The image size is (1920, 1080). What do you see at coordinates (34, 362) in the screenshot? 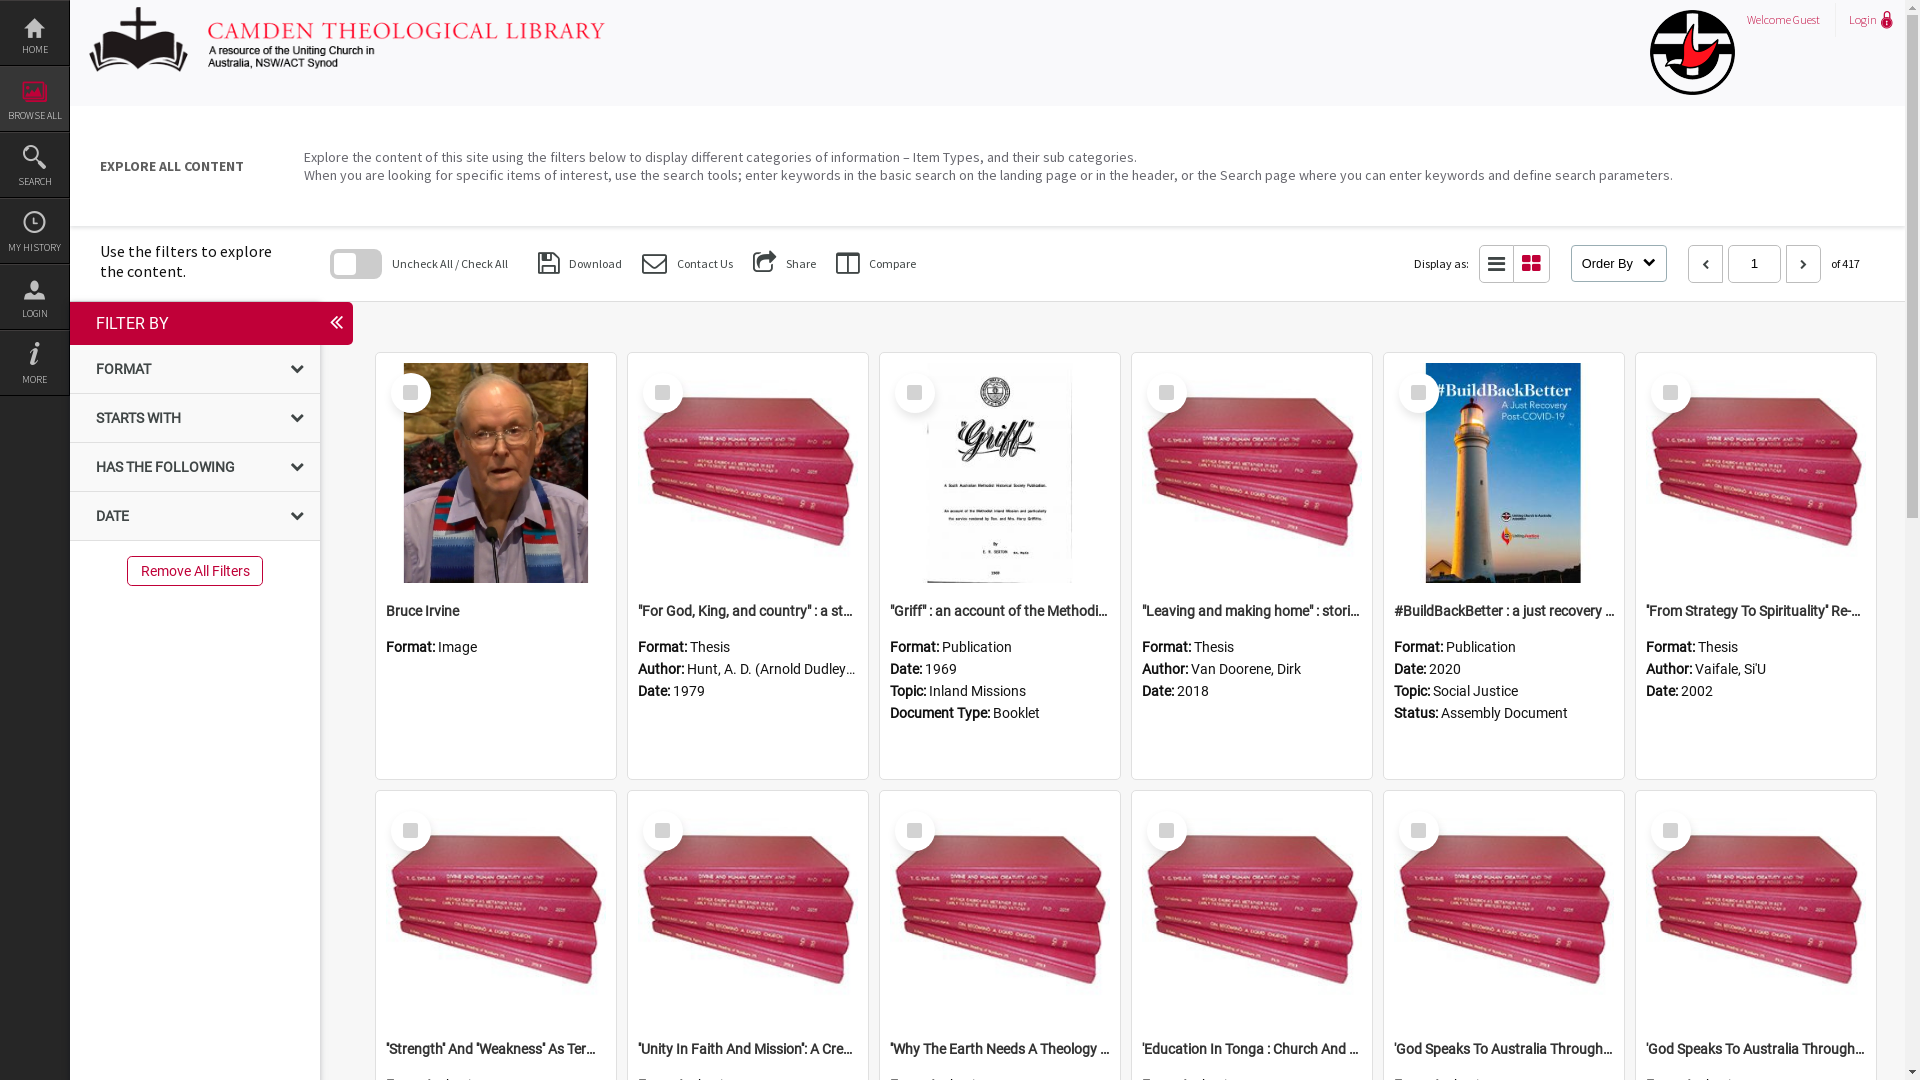
I see `'MORE'` at bounding box center [34, 362].